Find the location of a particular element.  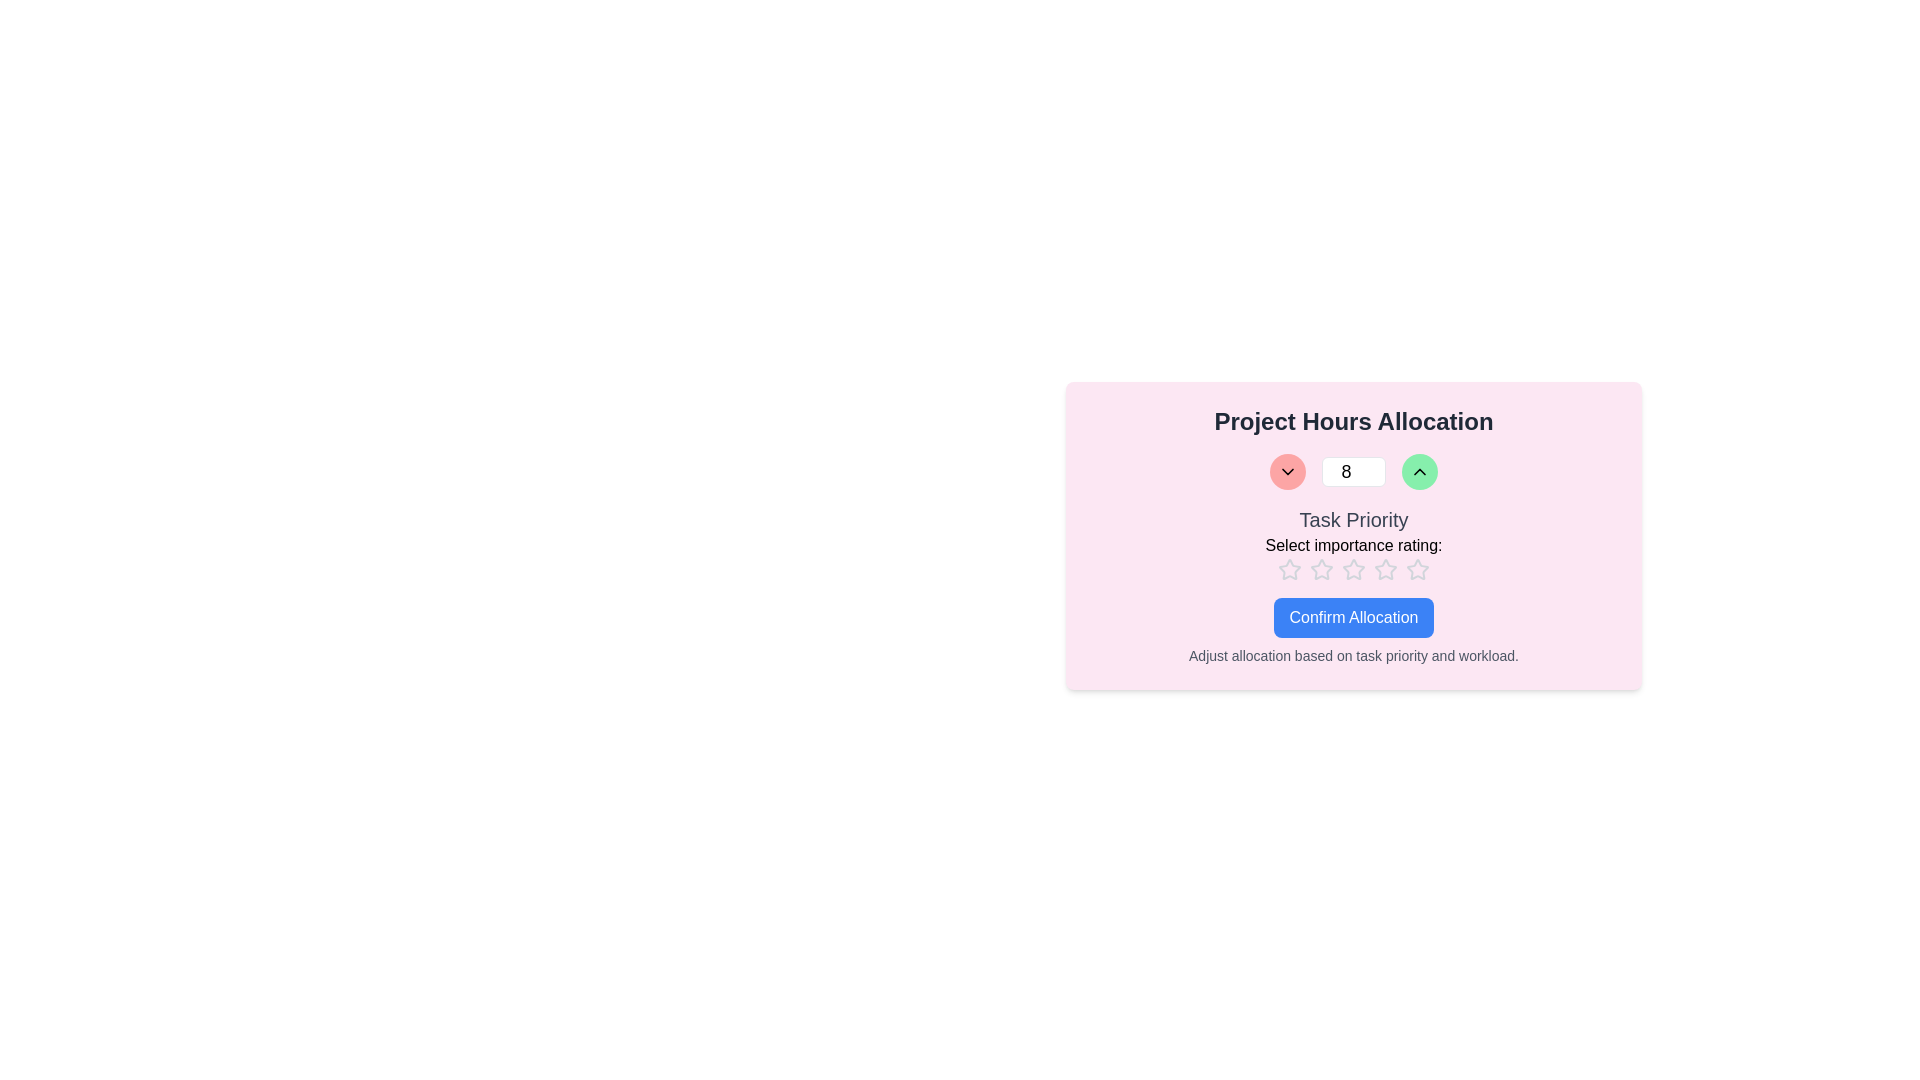

the first star icon in the rating input is located at coordinates (1321, 569).